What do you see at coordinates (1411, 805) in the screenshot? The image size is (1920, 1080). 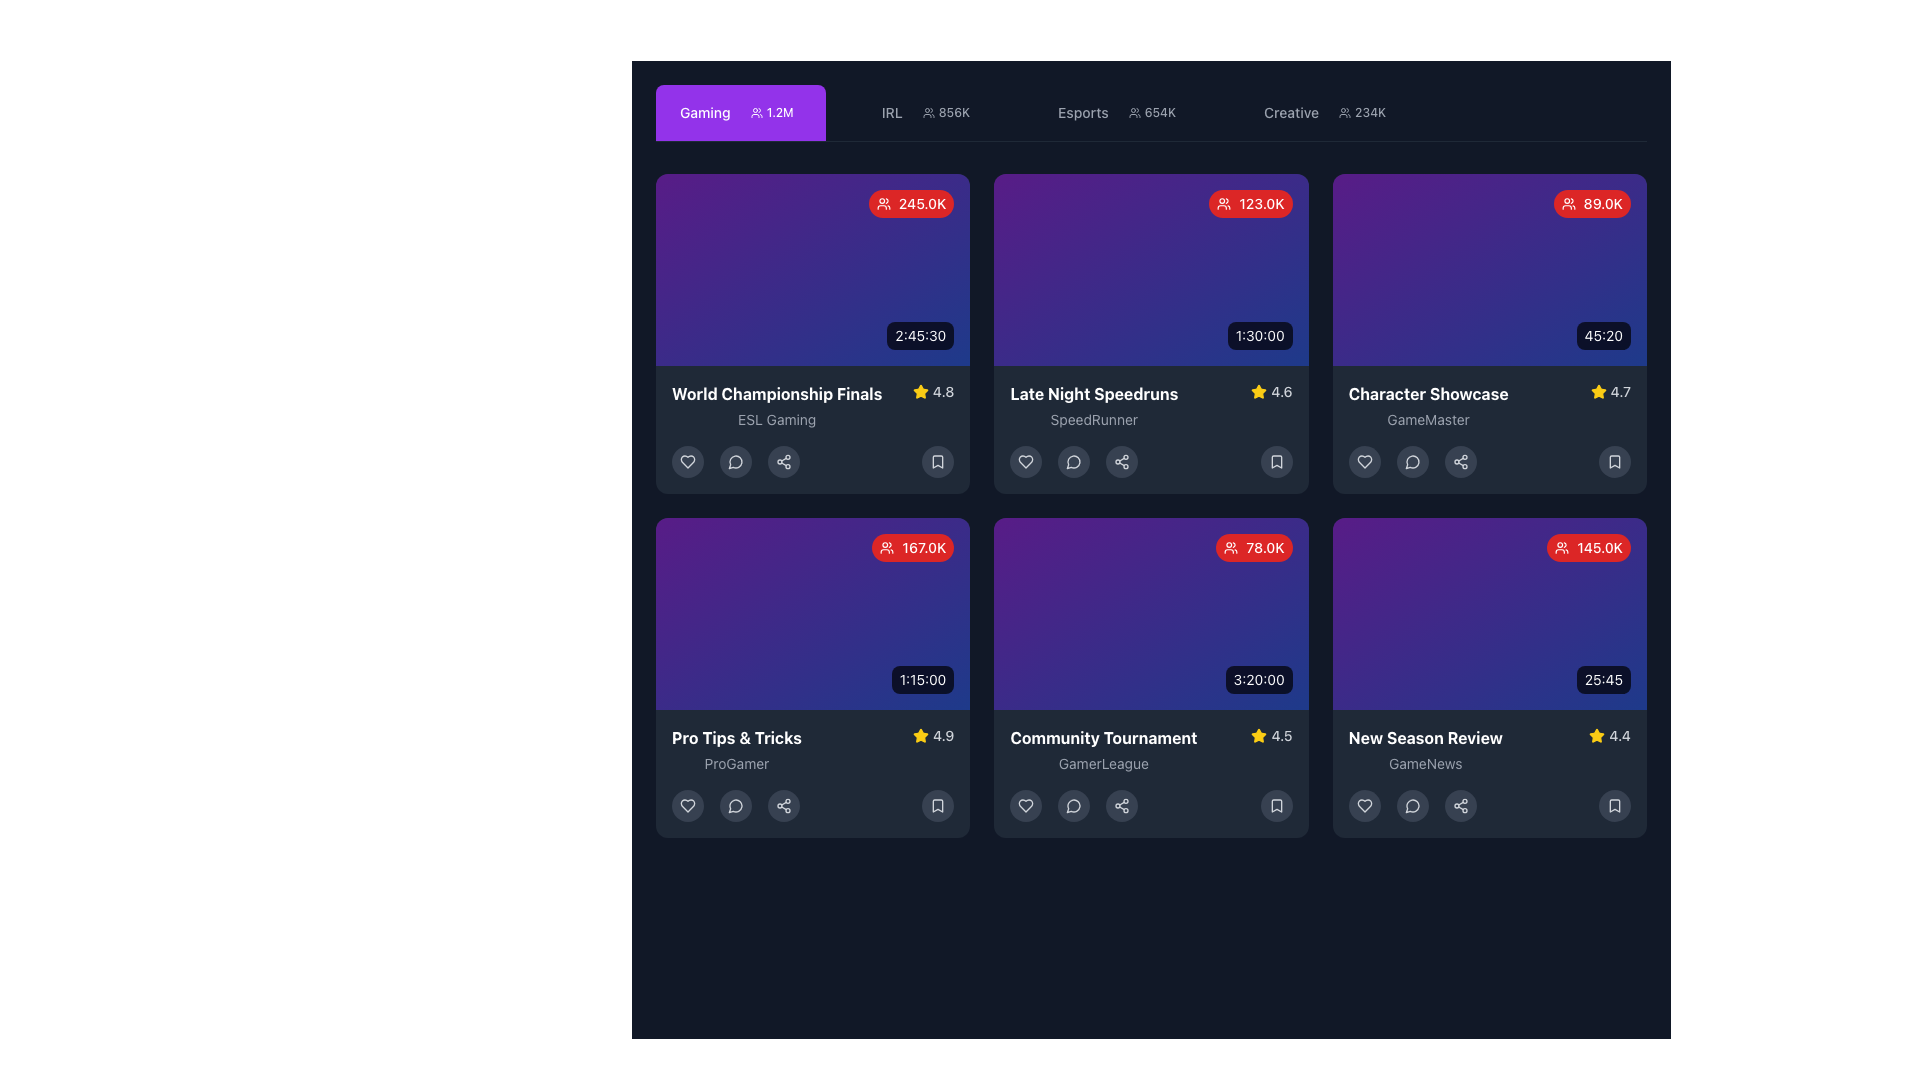 I see `the comment button located in the footer of the 'New Season Review' tile, which is the third button in a horizontal arrangement of four buttons` at bounding box center [1411, 805].